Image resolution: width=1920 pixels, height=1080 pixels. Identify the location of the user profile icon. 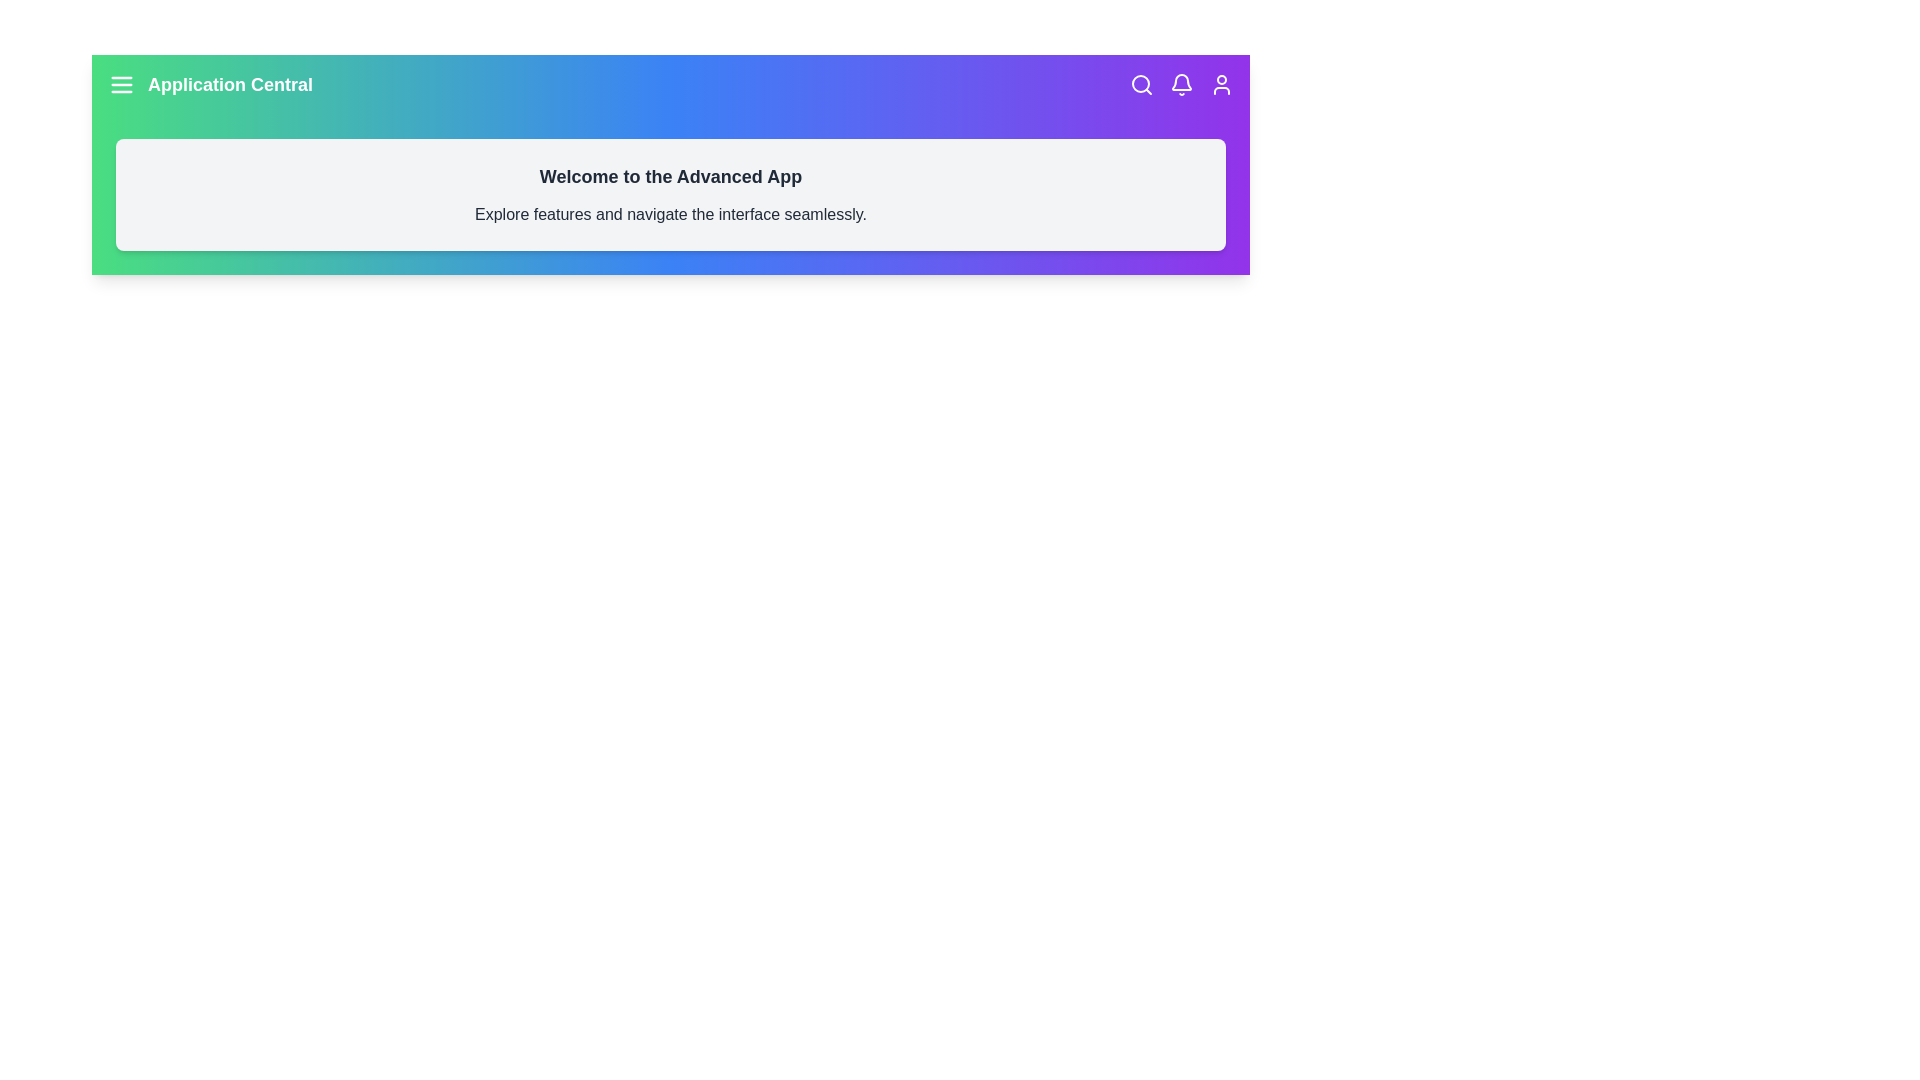
(1221, 83).